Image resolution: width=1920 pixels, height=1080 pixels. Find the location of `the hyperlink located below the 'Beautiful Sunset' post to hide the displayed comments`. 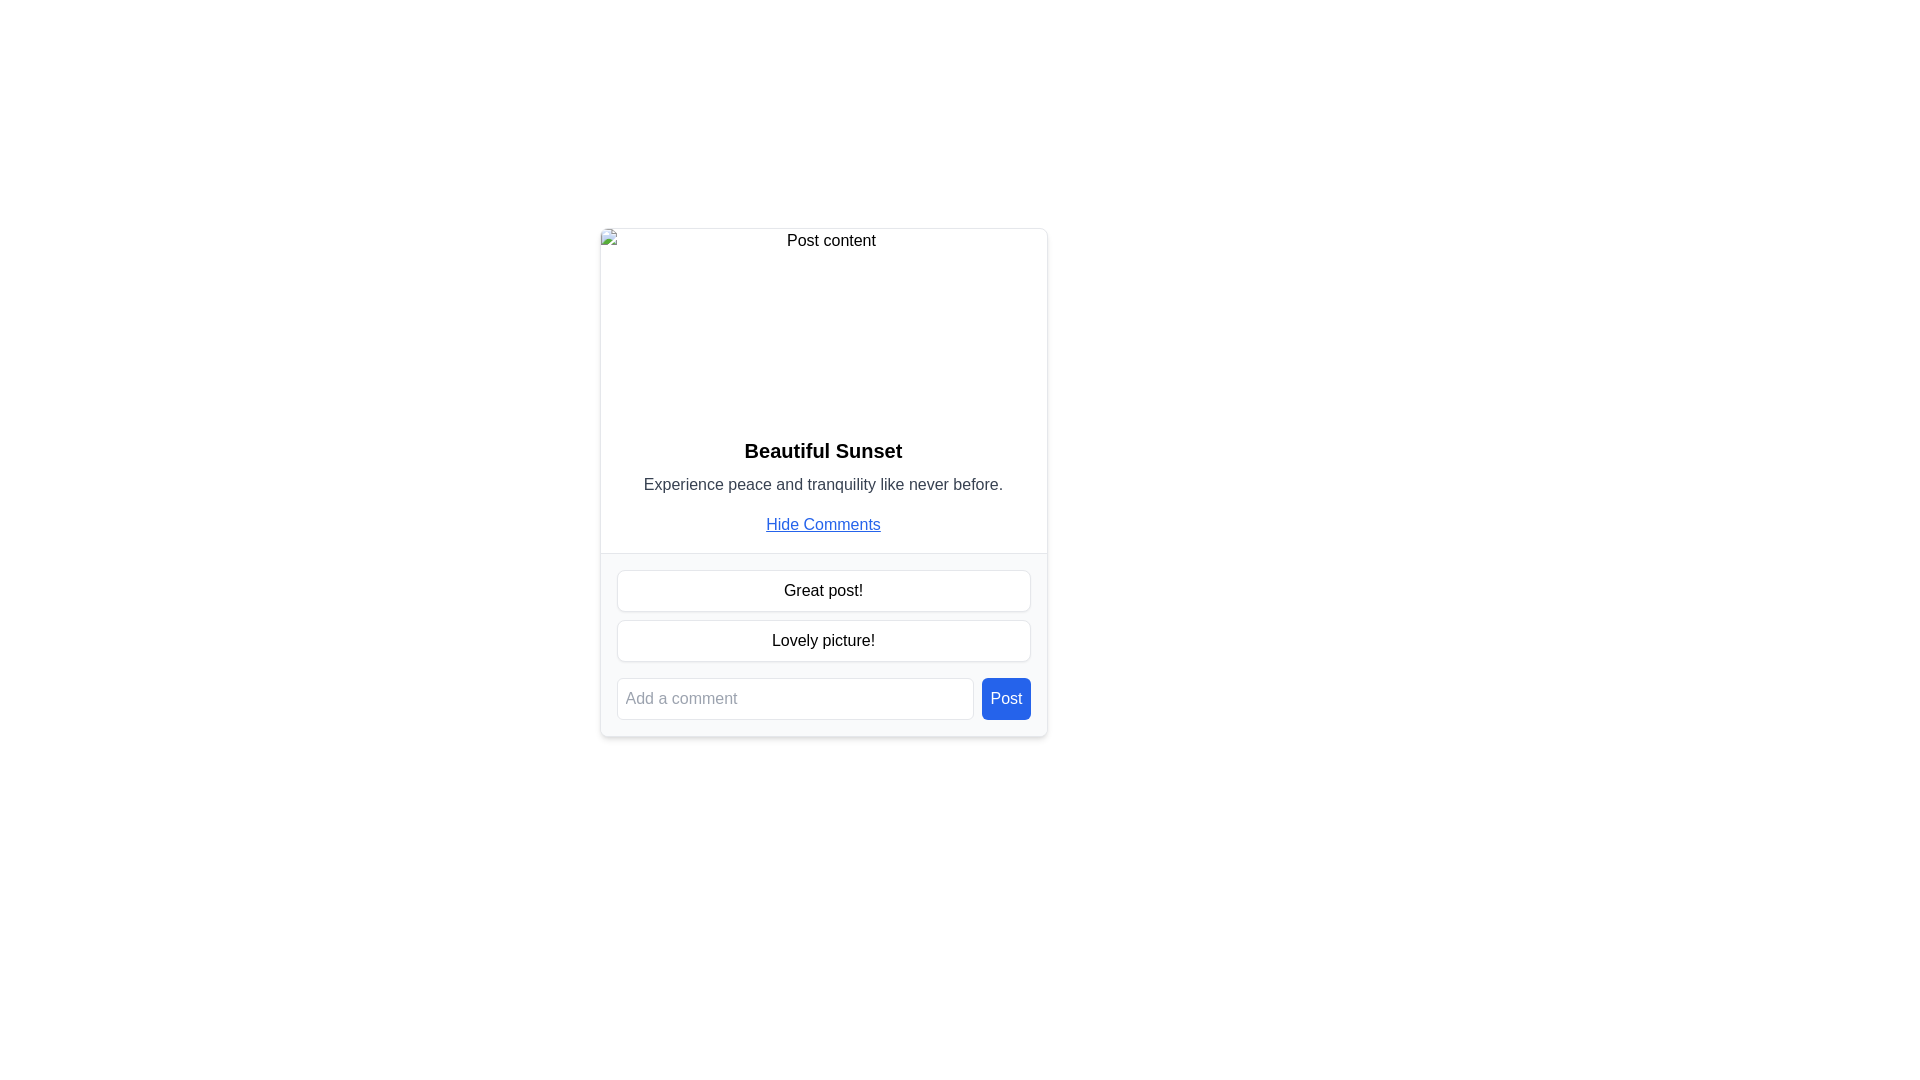

the hyperlink located below the 'Beautiful Sunset' post to hide the displayed comments is located at coordinates (823, 523).